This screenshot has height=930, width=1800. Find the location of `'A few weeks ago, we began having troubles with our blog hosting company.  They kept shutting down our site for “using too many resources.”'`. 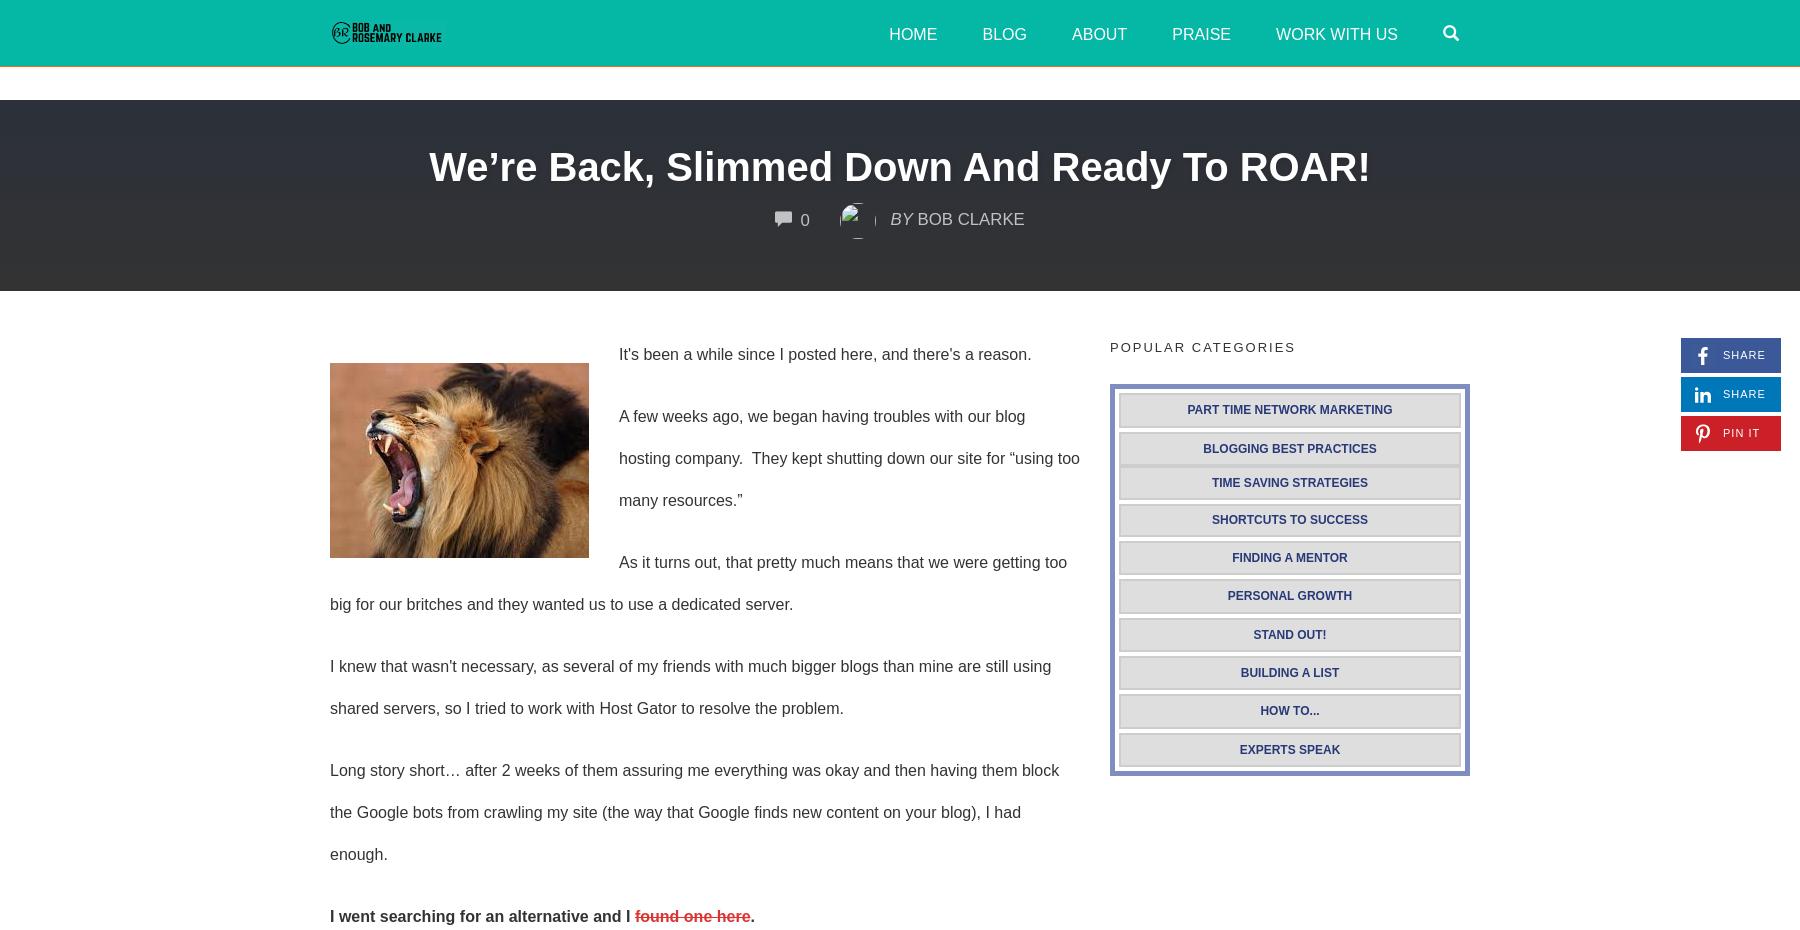

'A few weeks ago, we began having troubles with our blog hosting company.  They kept shutting down our site for “using too many resources.”' is located at coordinates (849, 458).